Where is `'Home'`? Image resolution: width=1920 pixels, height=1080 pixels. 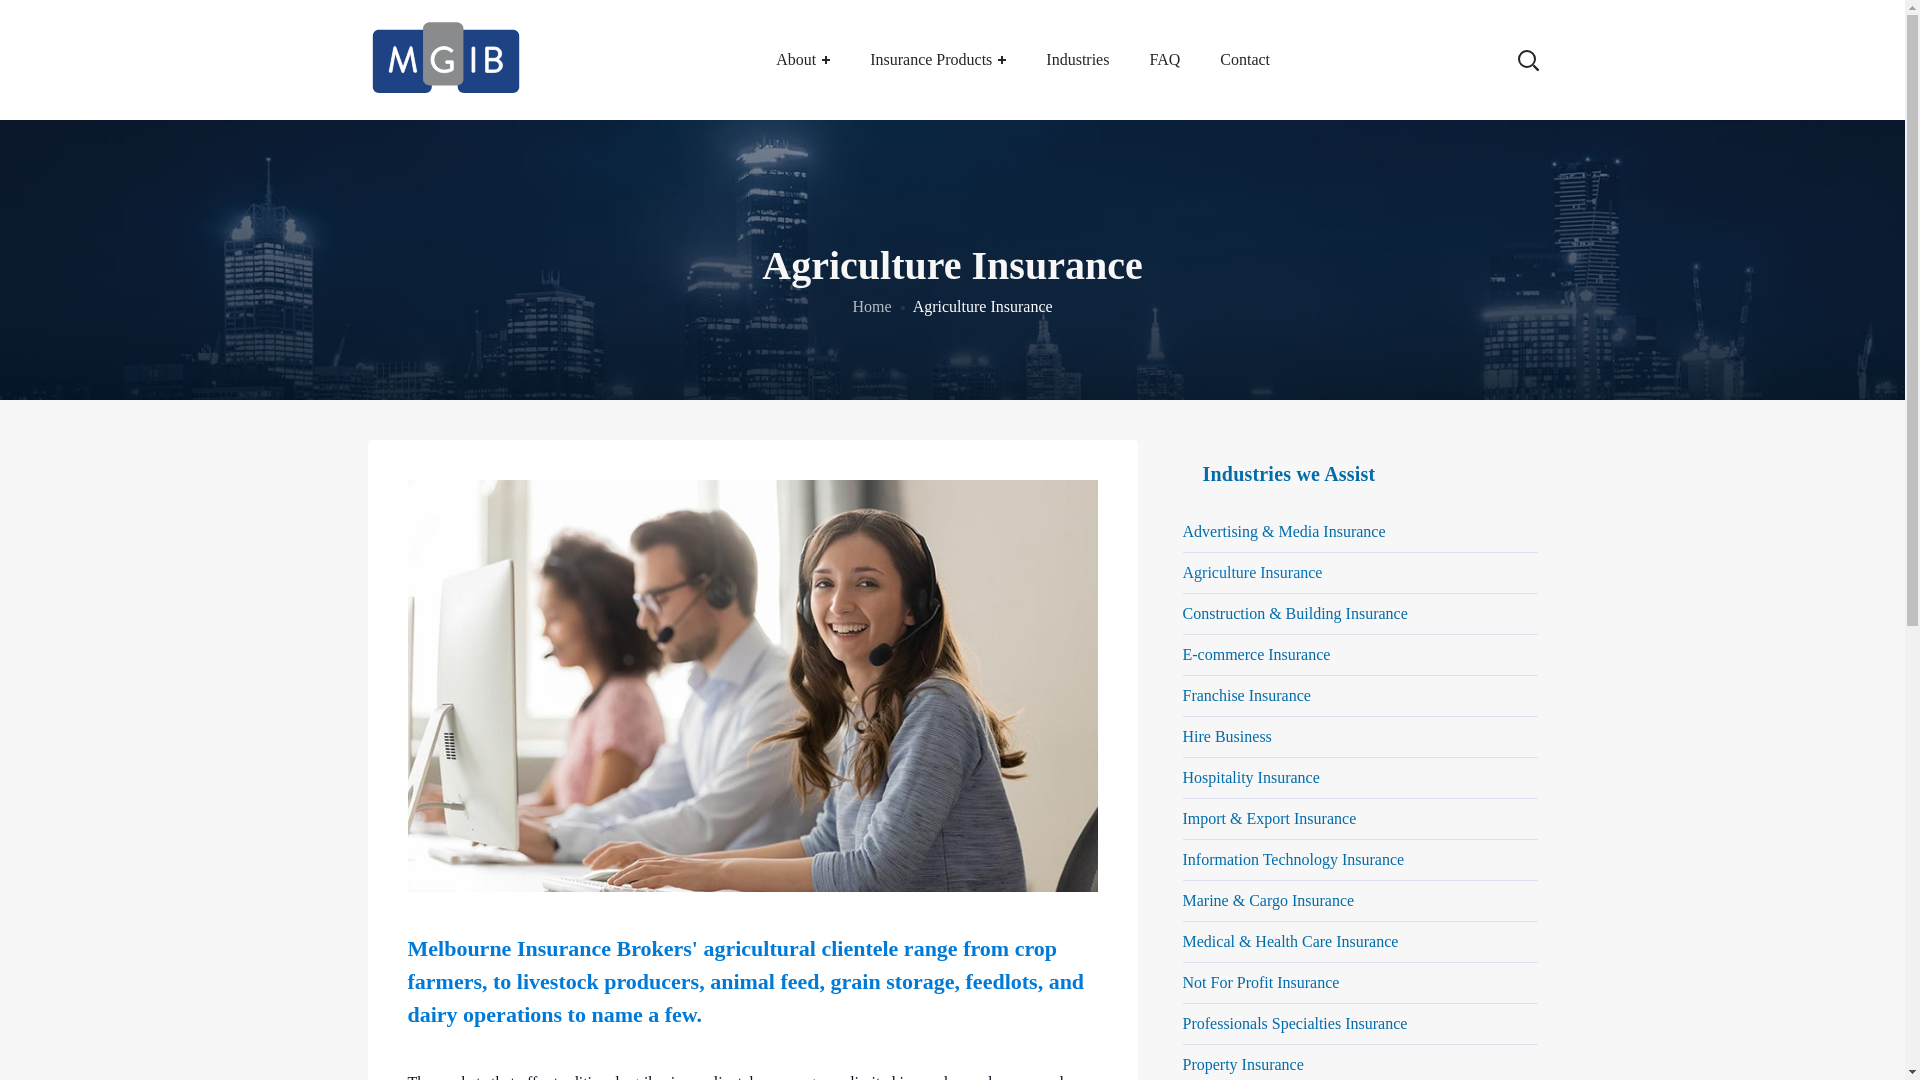 'Home' is located at coordinates (871, 306).